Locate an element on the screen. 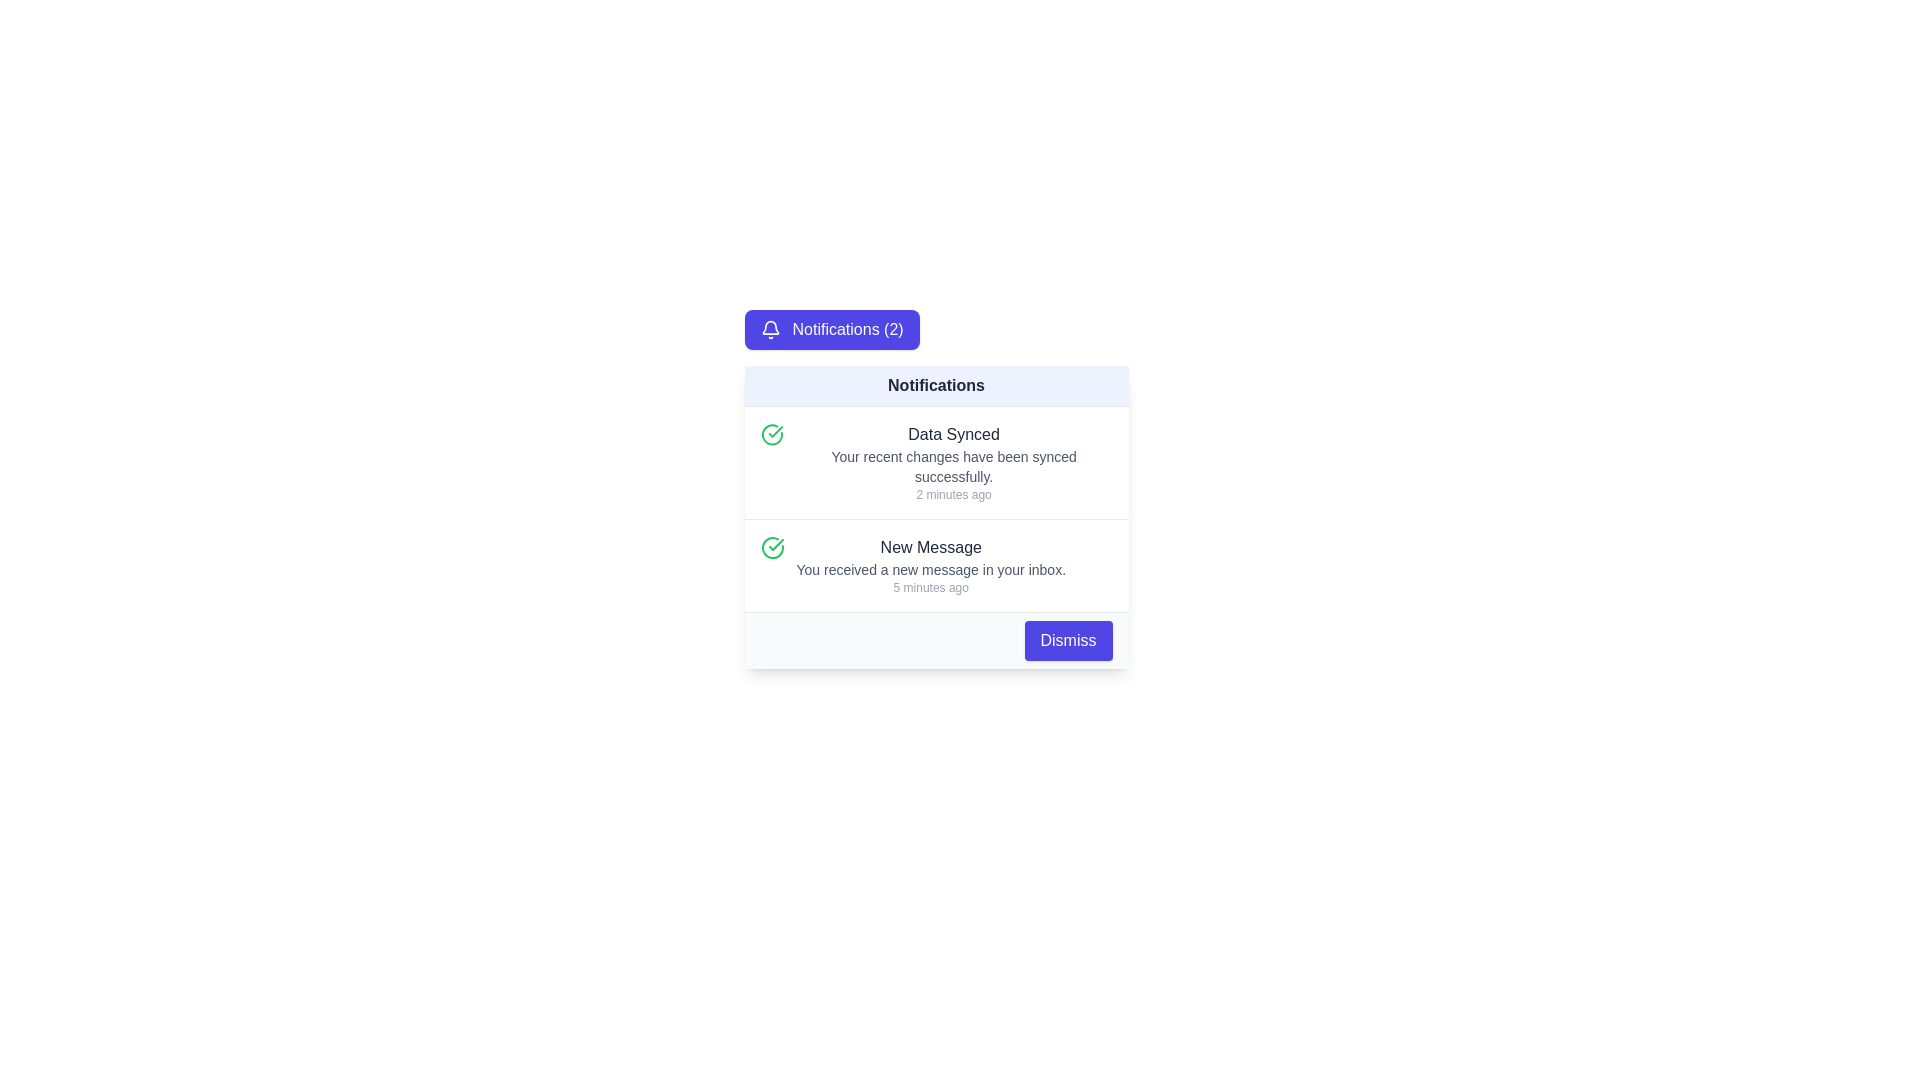 The height and width of the screenshot is (1080, 1920). or dismiss the second notification item in the vertically stacked group of notifications, which informs the user about a new message received in their inbox is located at coordinates (935, 565).